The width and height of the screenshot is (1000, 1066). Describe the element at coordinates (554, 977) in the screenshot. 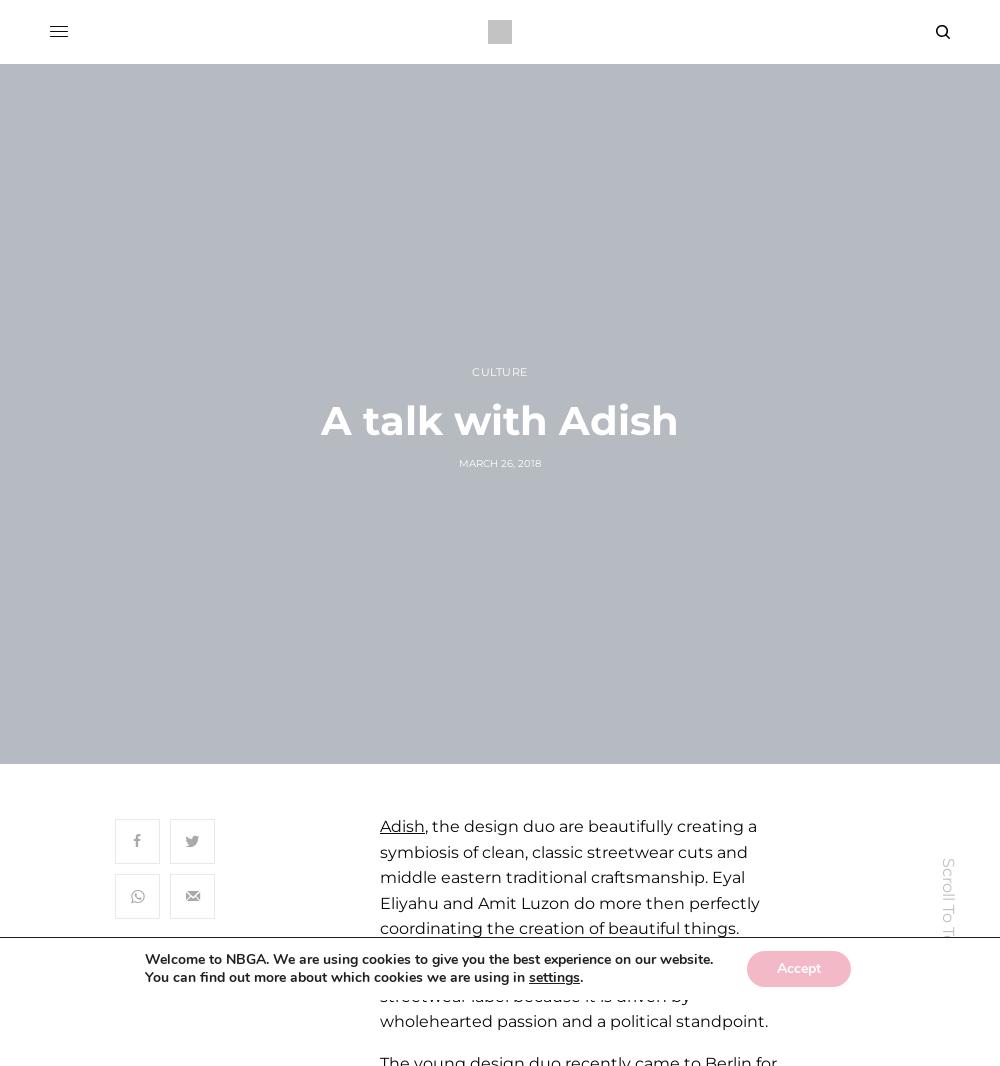

I see `'settings'` at that location.